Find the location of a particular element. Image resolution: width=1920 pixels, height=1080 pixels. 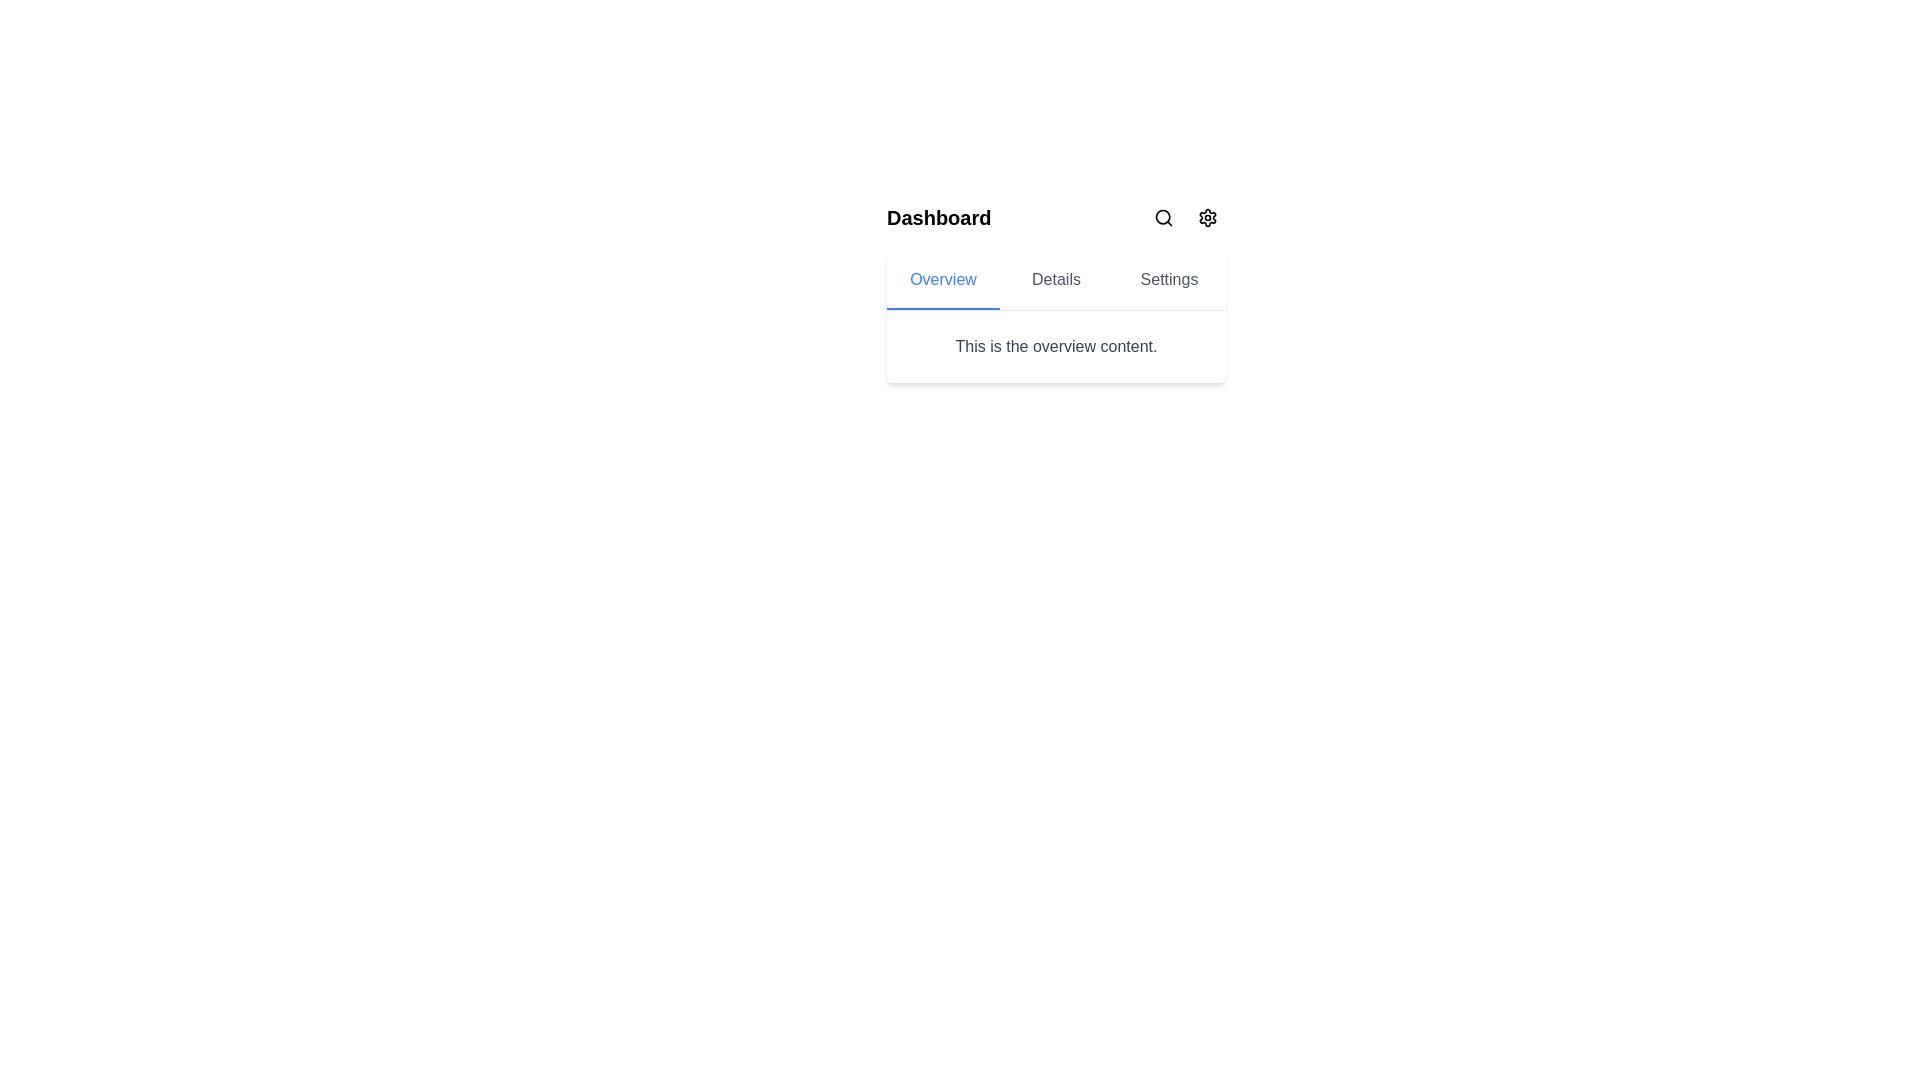

the 'Settings' tab in the navigation bar is located at coordinates (1169, 281).